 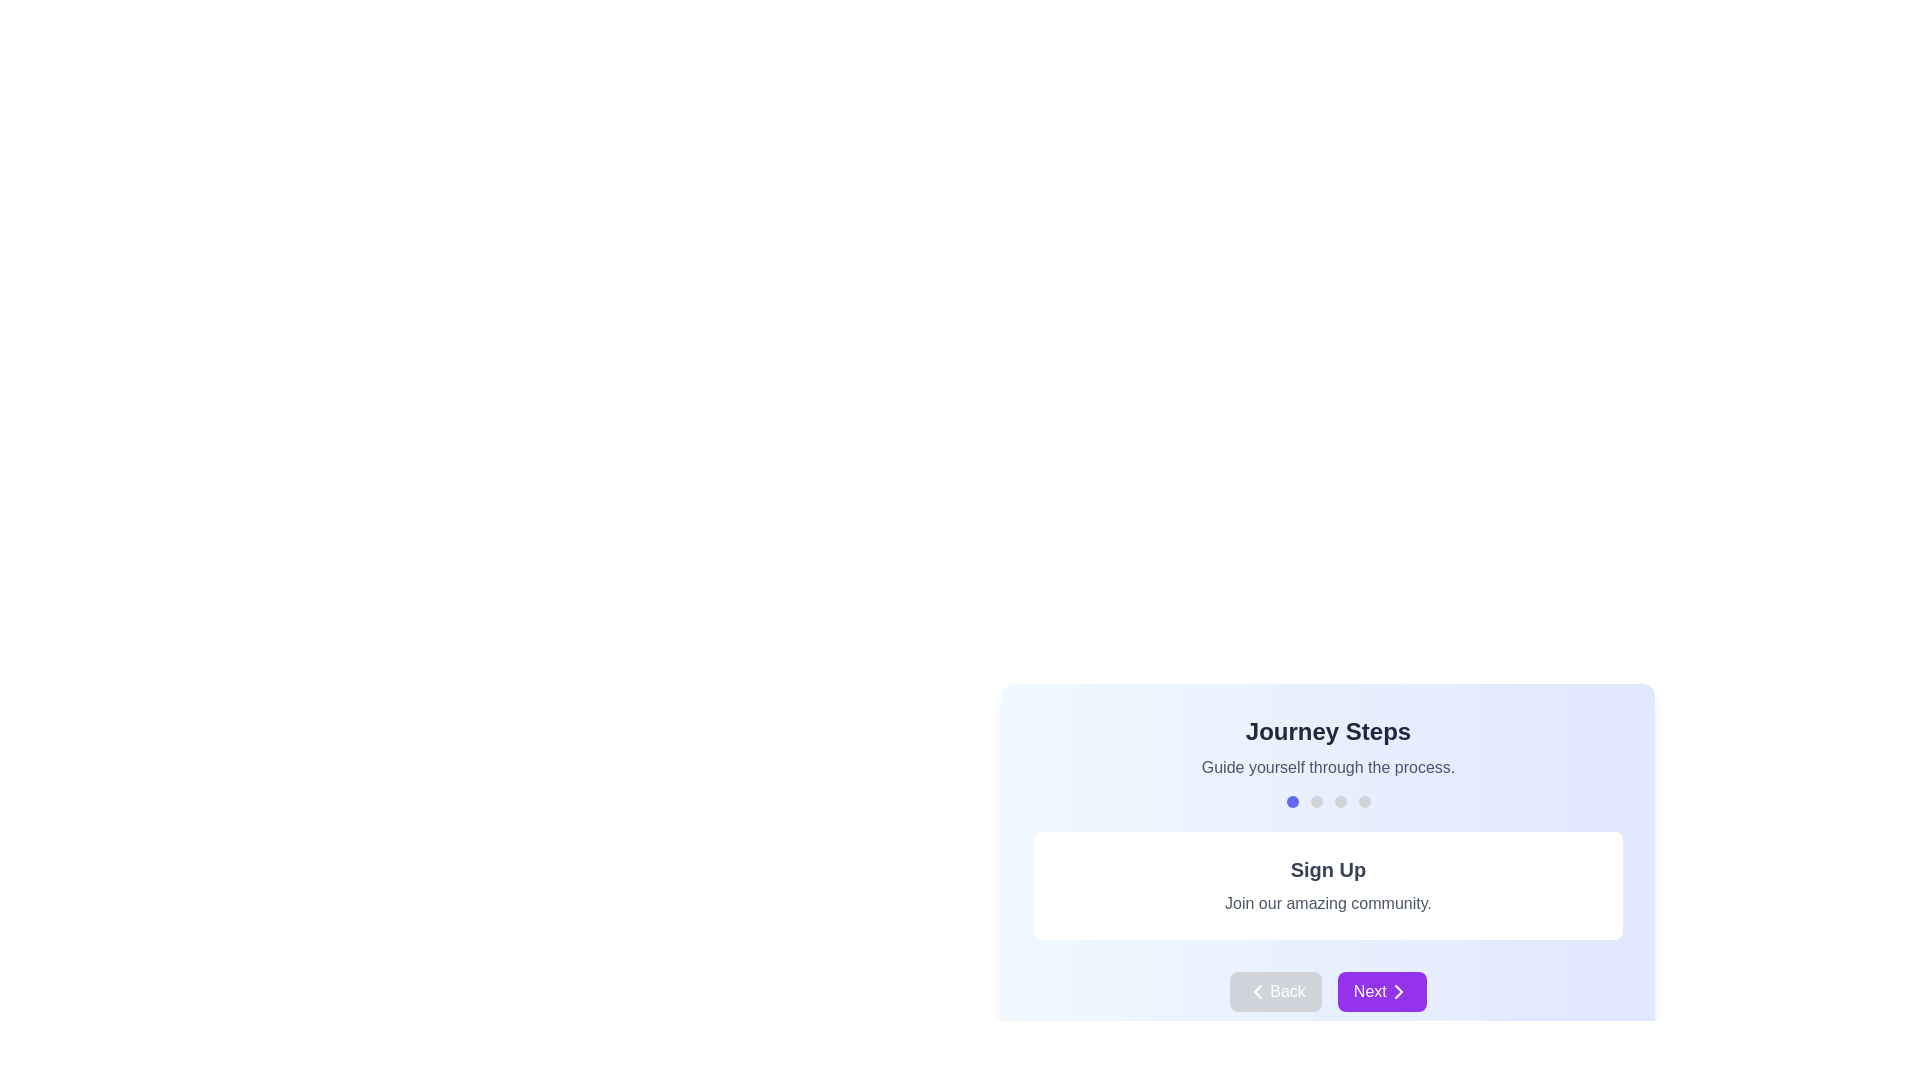 What do you see at coordinates (1328, 801) in the screenshot?
I see `the progression status of the horizontal progress indicator consisting of four circular icons, where the first icon is filled with indigo and the others are gray, located below the text 'Guide yourself through the process.'` at bounding box center [1328, 801].